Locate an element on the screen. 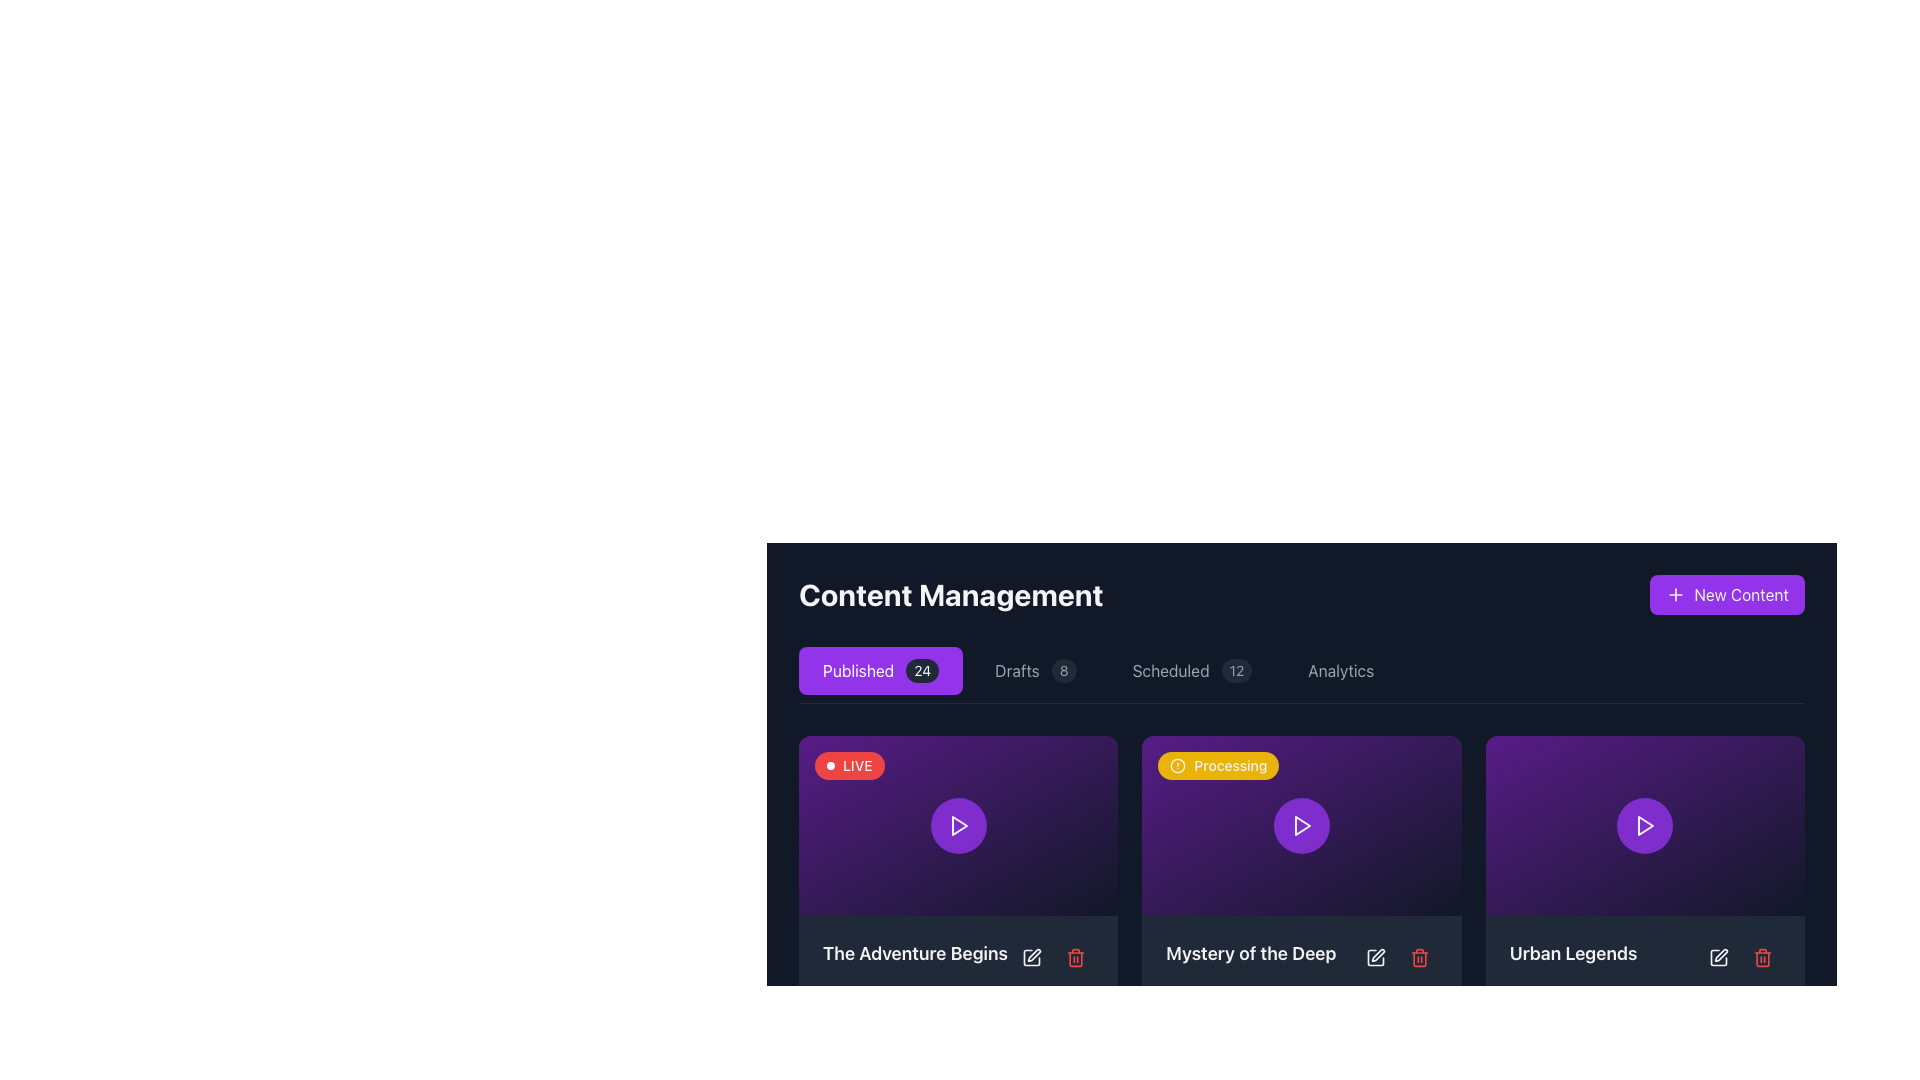 Image resolution: width=1920 pixels, height=1080 pixels. the triangular play symbol SVG icon located within the purple circular button on the leftmost card in the second row to play content is located at coordinates (957, 825).